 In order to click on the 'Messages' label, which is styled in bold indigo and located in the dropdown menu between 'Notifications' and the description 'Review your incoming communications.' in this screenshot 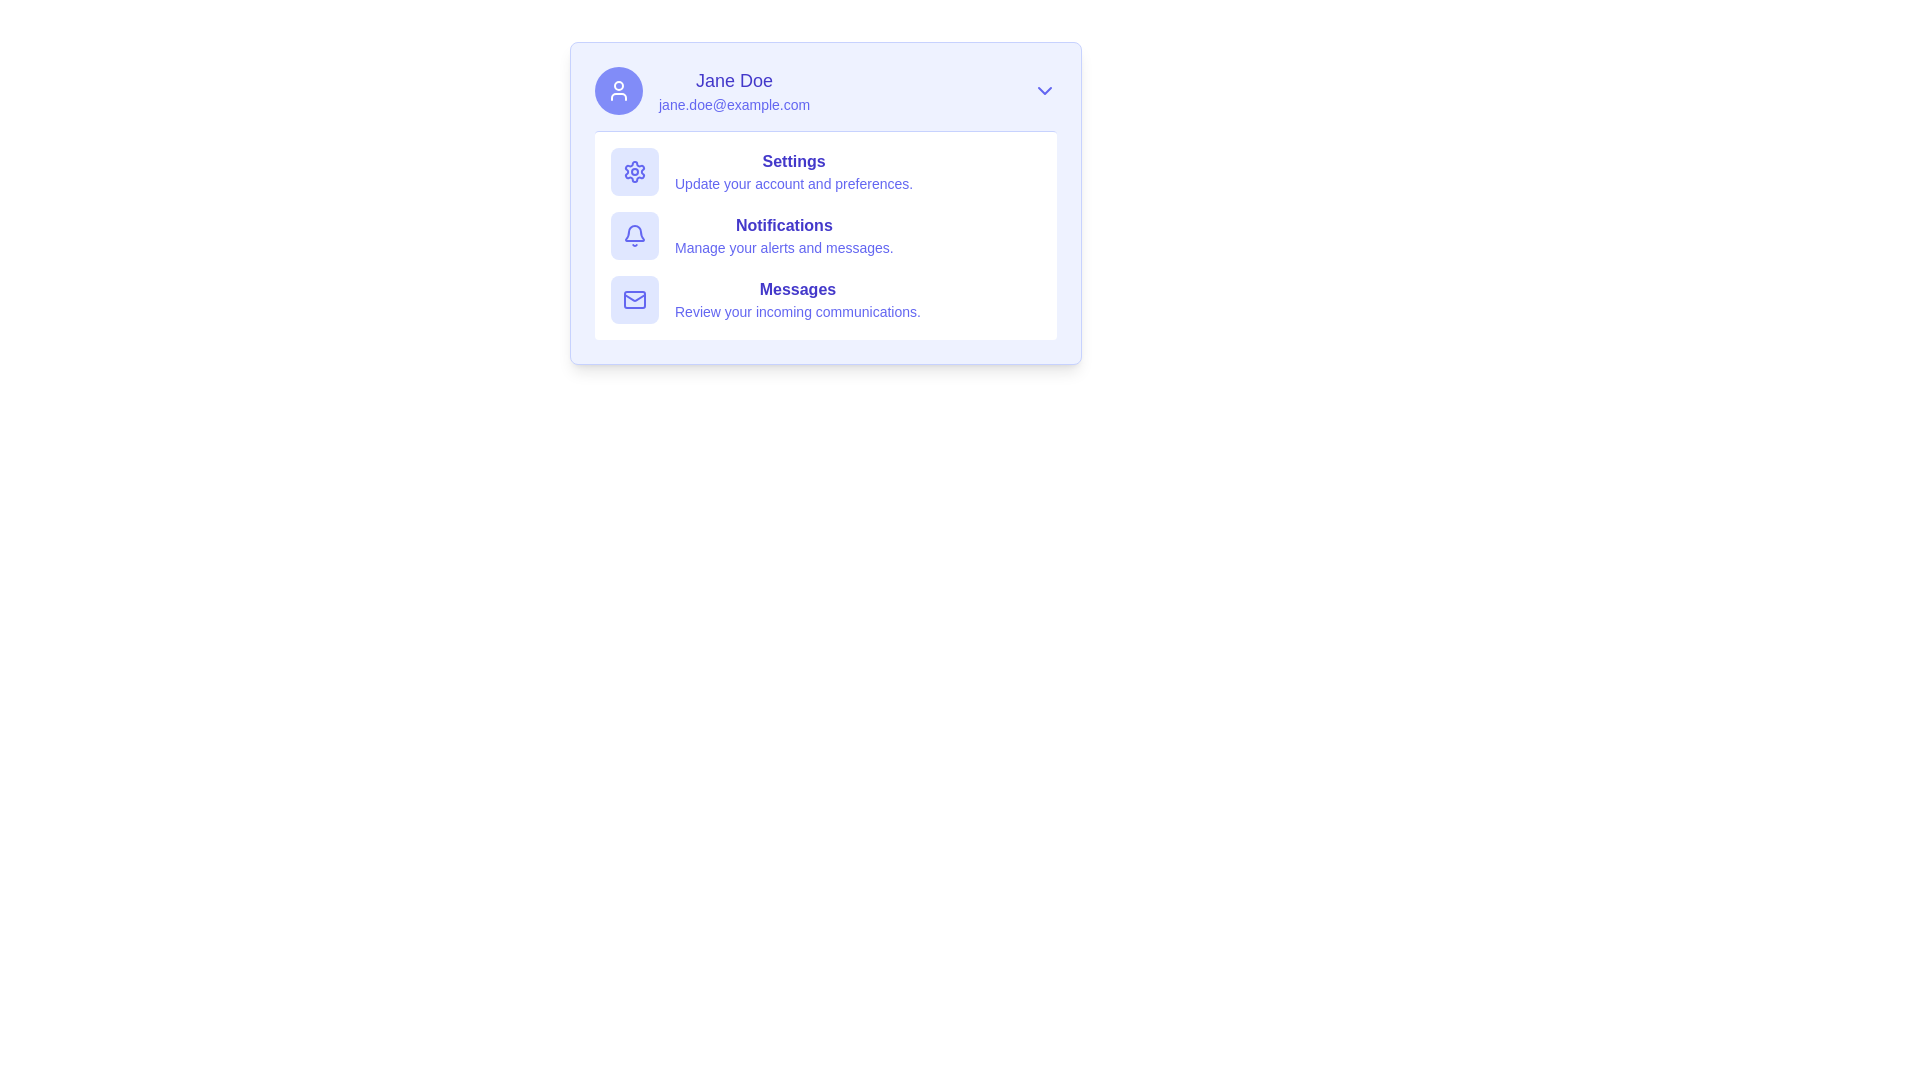, I will do `click(796, 289)`.